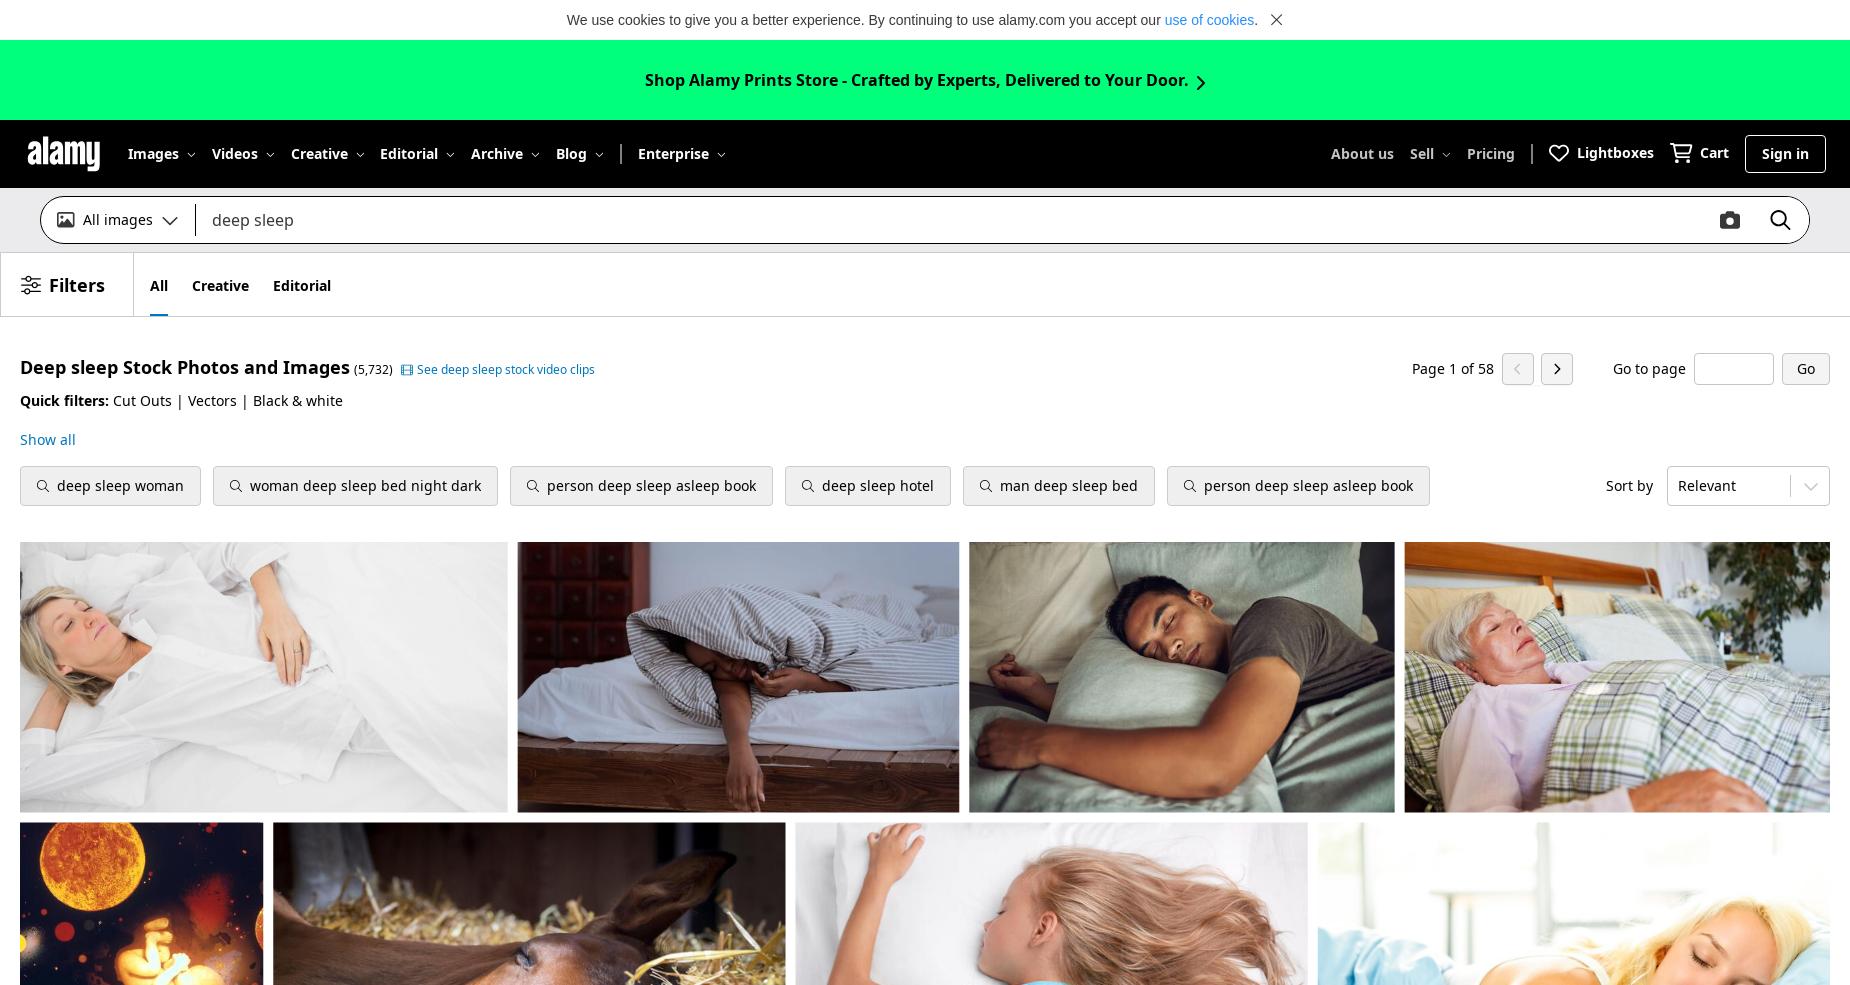 The width and height of the screenshot is (1850, 985). Describe the element at coordinates (1605, 484) in the screenshot. I see `'Sort by'` at that location.